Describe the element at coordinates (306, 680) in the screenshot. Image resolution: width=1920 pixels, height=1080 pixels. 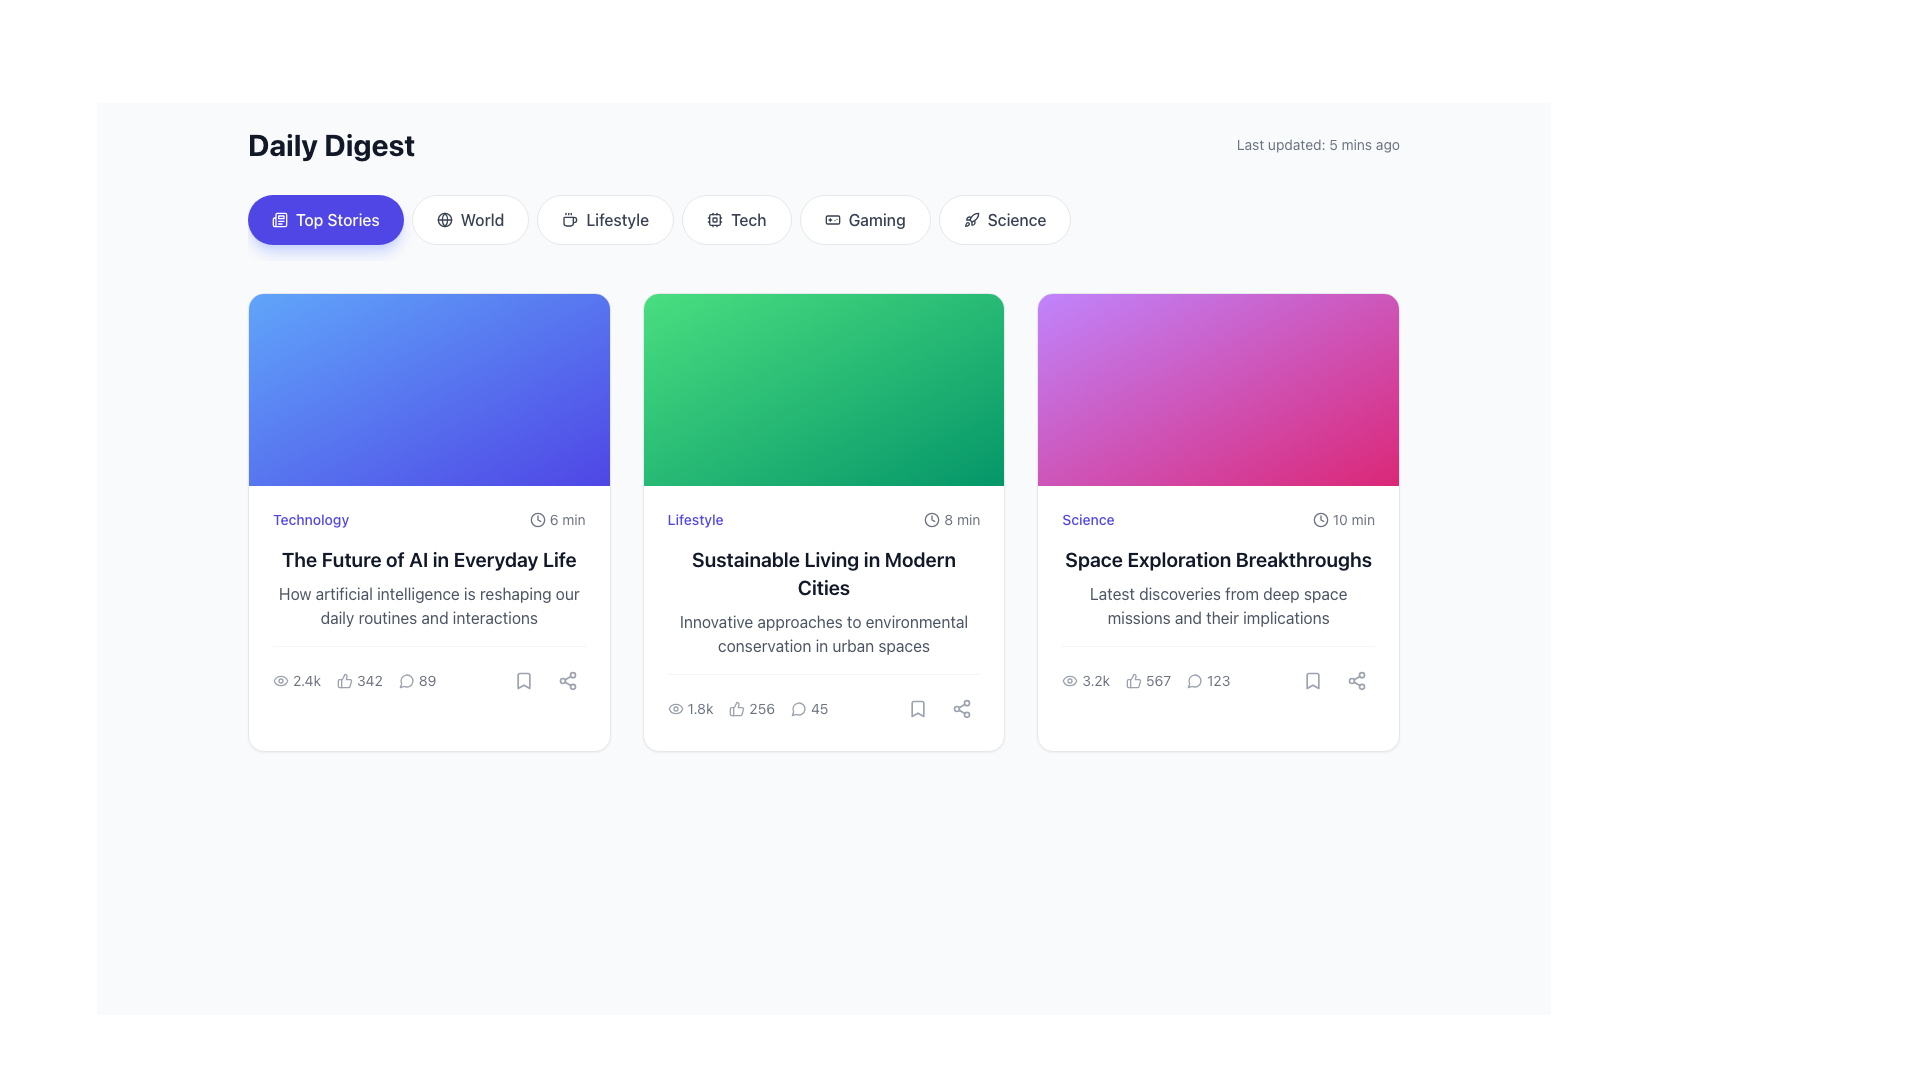
I see `the Text Label that shows the numerical count of views, located at the bottom left corner of the first card in the top stories section, adjacent to the eye icon` at that location.